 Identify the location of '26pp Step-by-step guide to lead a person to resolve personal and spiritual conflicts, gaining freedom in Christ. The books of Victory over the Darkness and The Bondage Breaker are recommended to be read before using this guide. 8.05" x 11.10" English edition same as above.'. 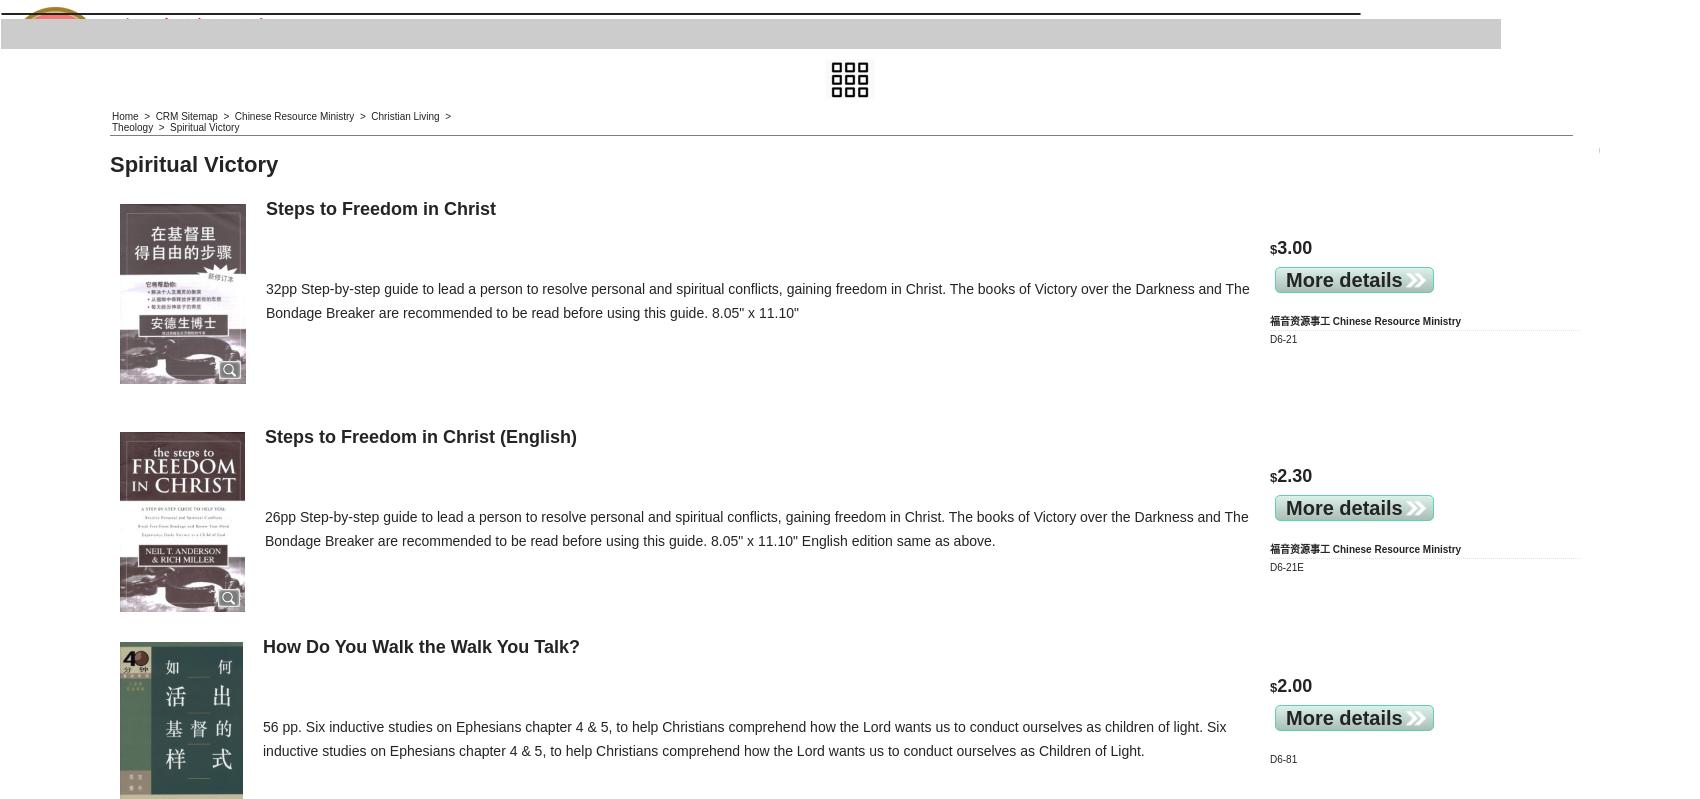
(265, 528).